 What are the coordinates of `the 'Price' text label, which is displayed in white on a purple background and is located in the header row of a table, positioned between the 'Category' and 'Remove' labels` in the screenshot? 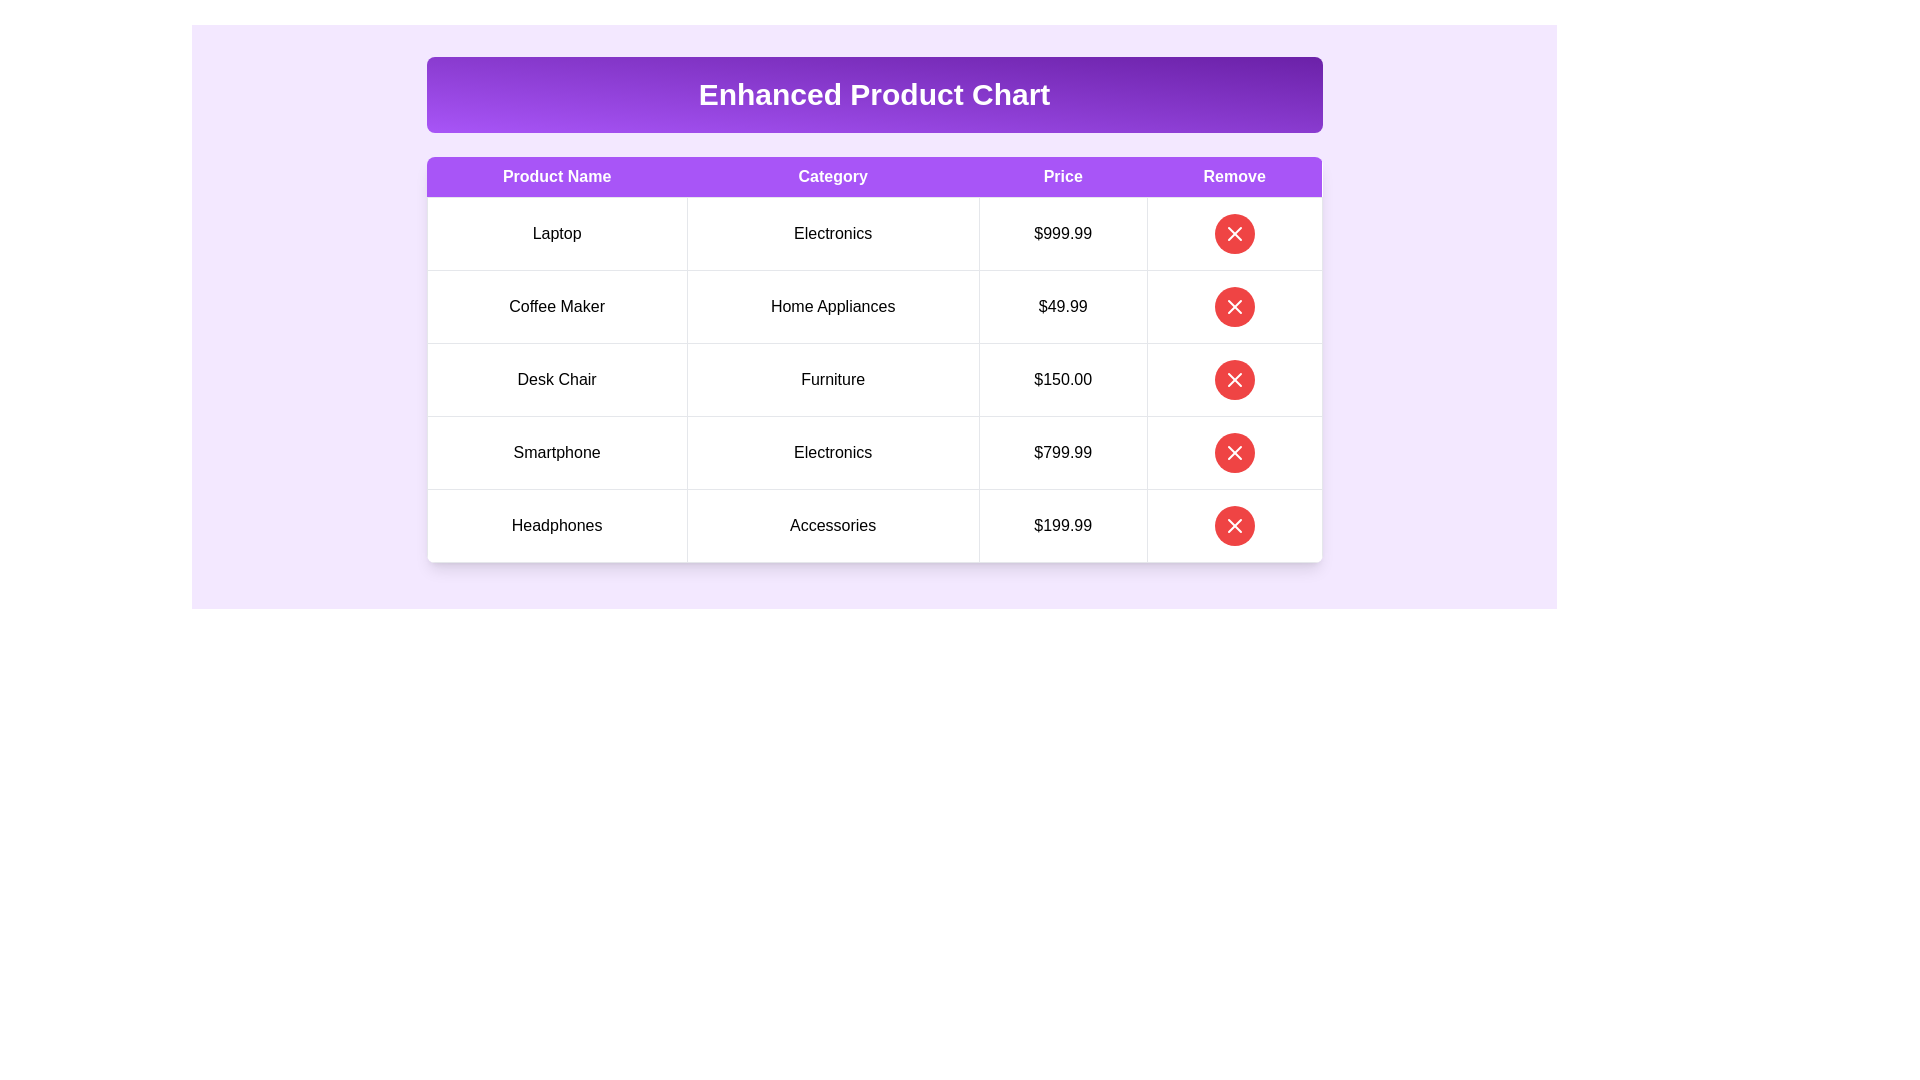 It's located at (1062, 176).